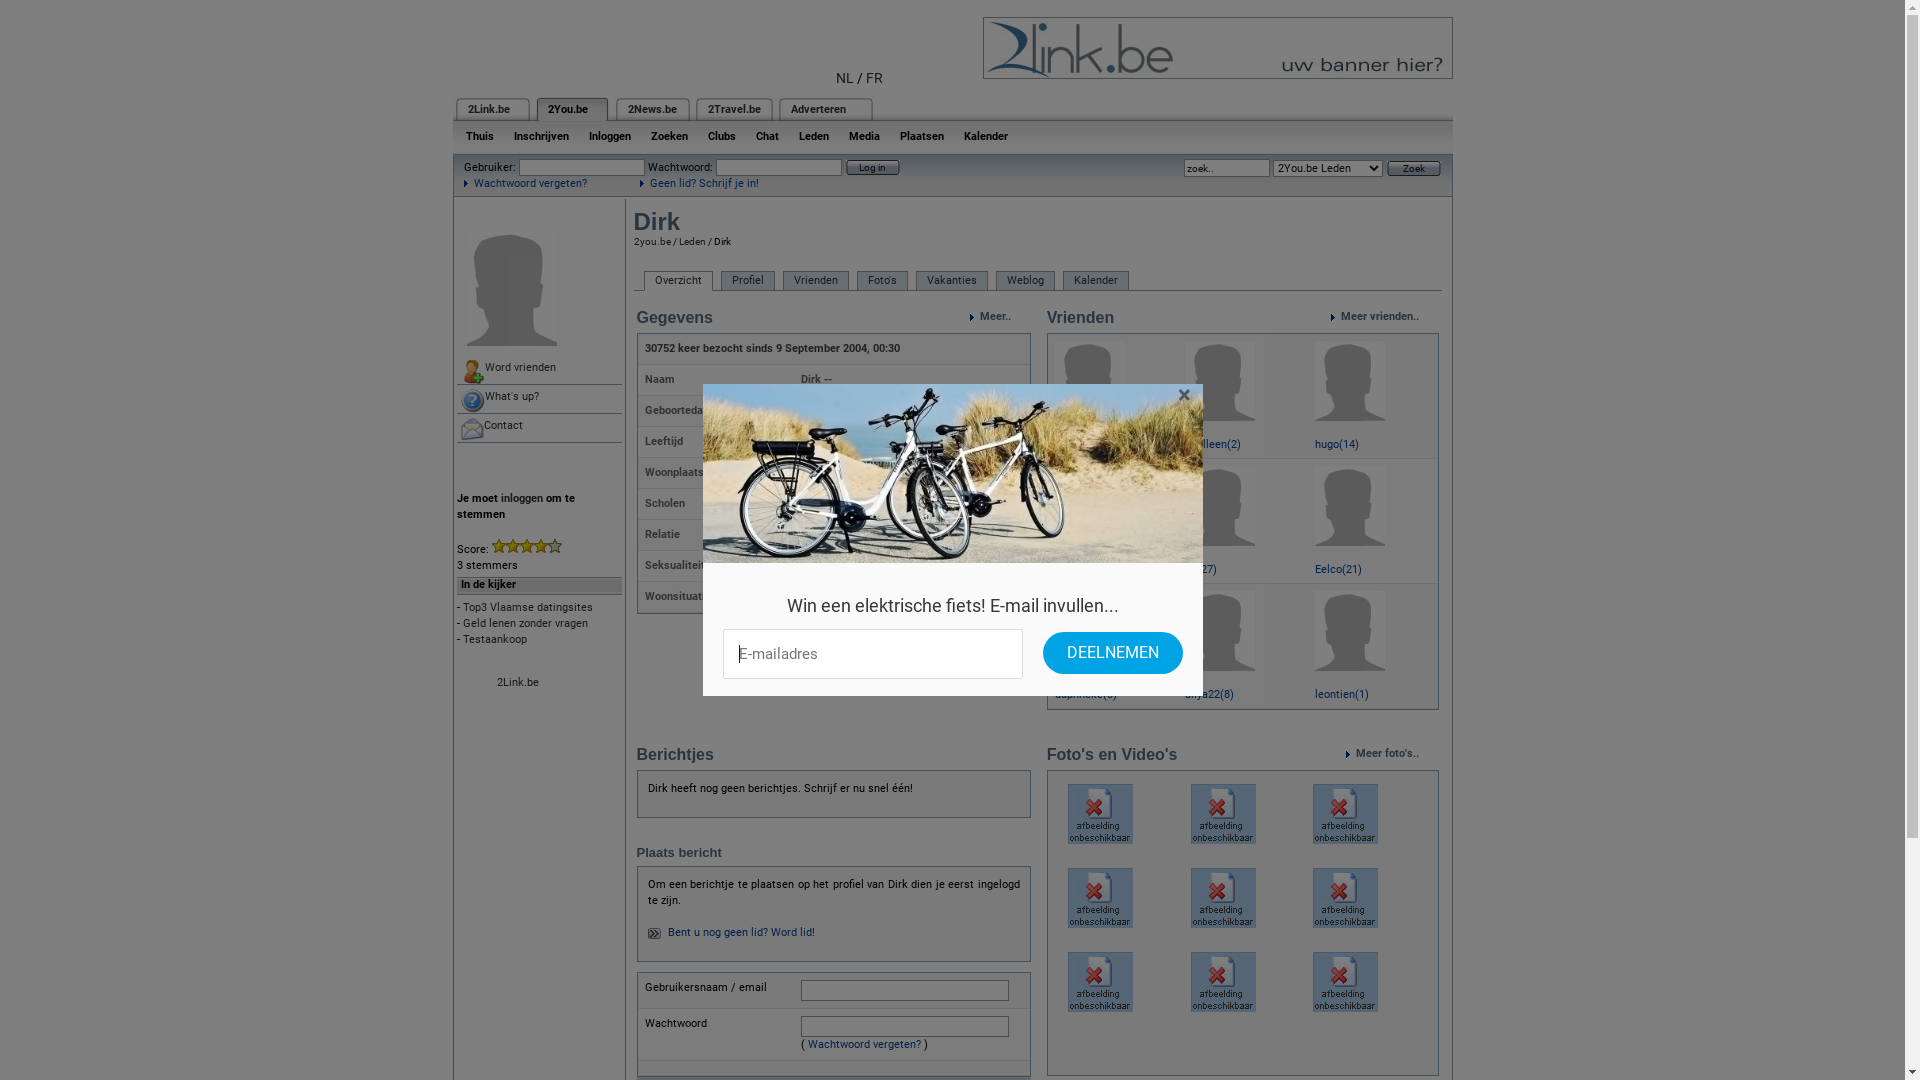 Image resolution: width=1920 pixels, height=1080 pixels. Describe the element at coordinates (1411, 166) in the screenshot. I see `'Zoek'` at that location.